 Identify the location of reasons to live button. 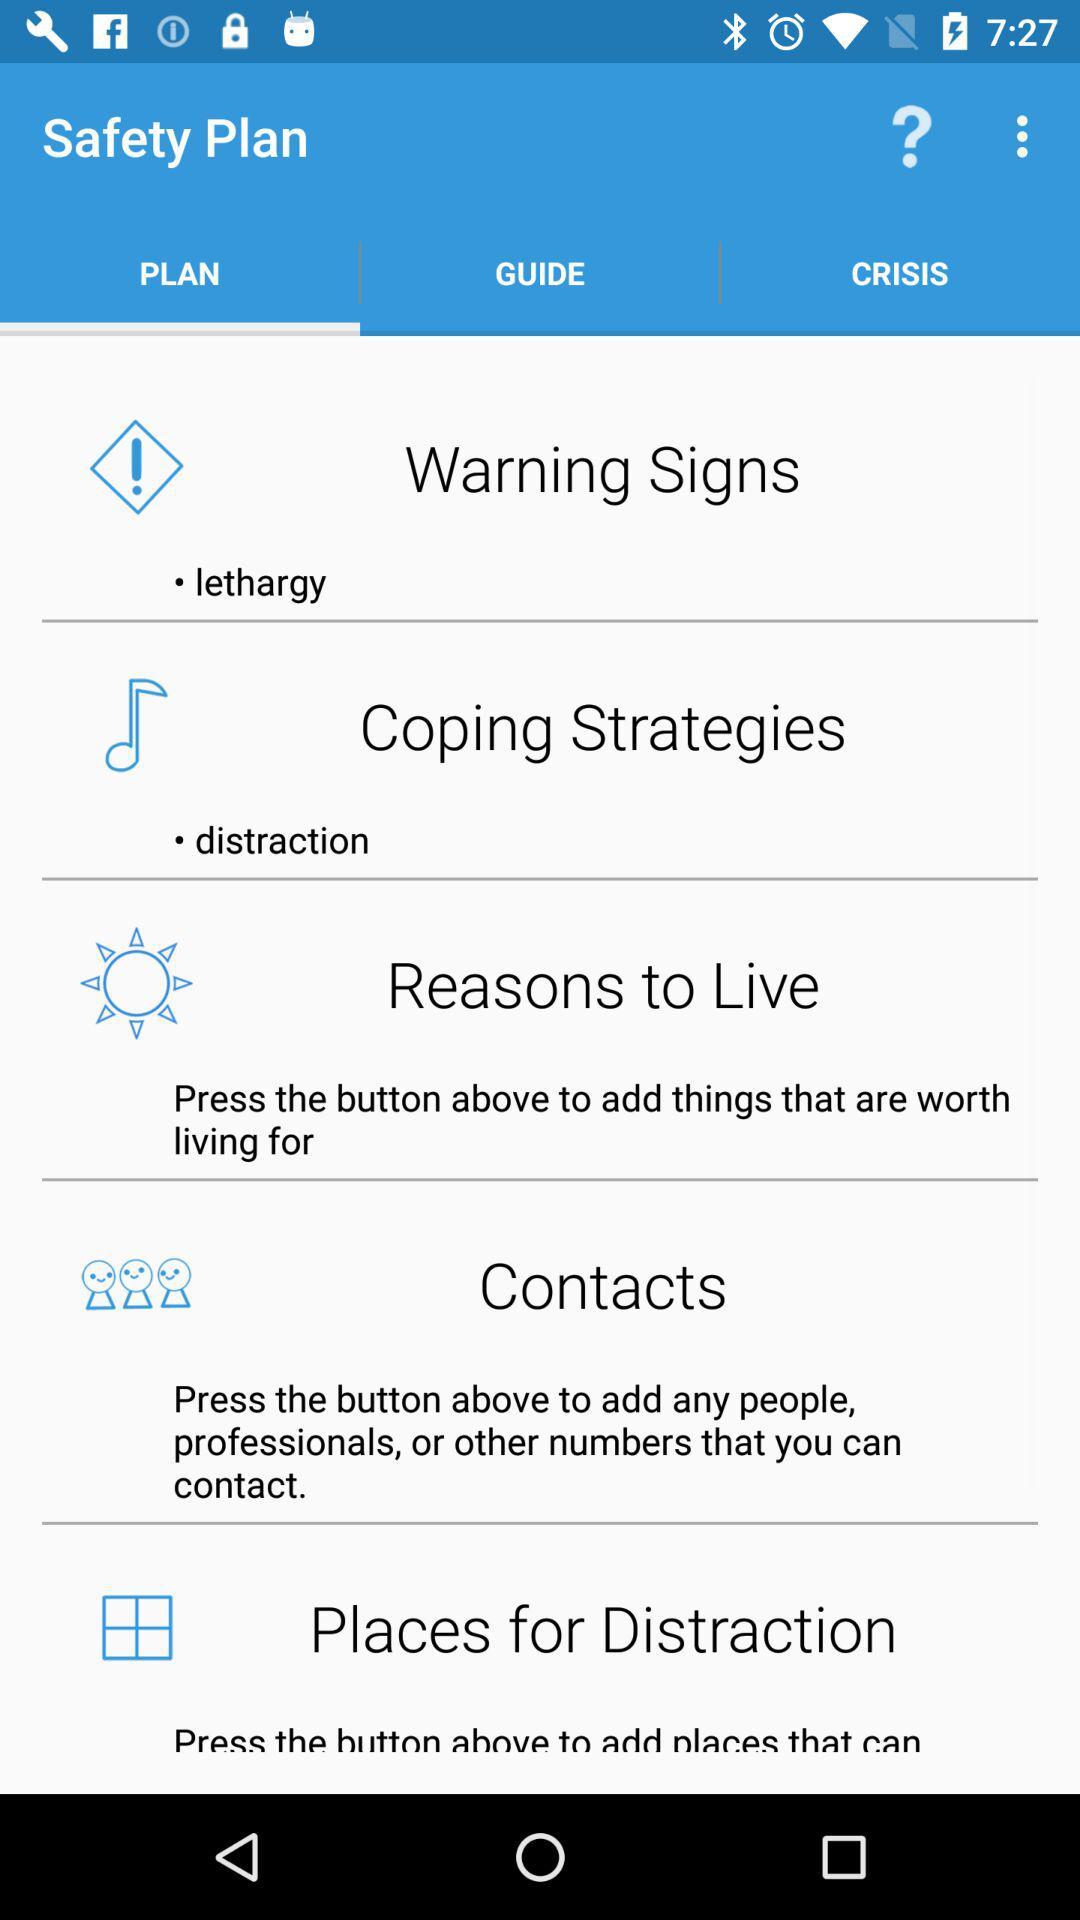
(540, 983).